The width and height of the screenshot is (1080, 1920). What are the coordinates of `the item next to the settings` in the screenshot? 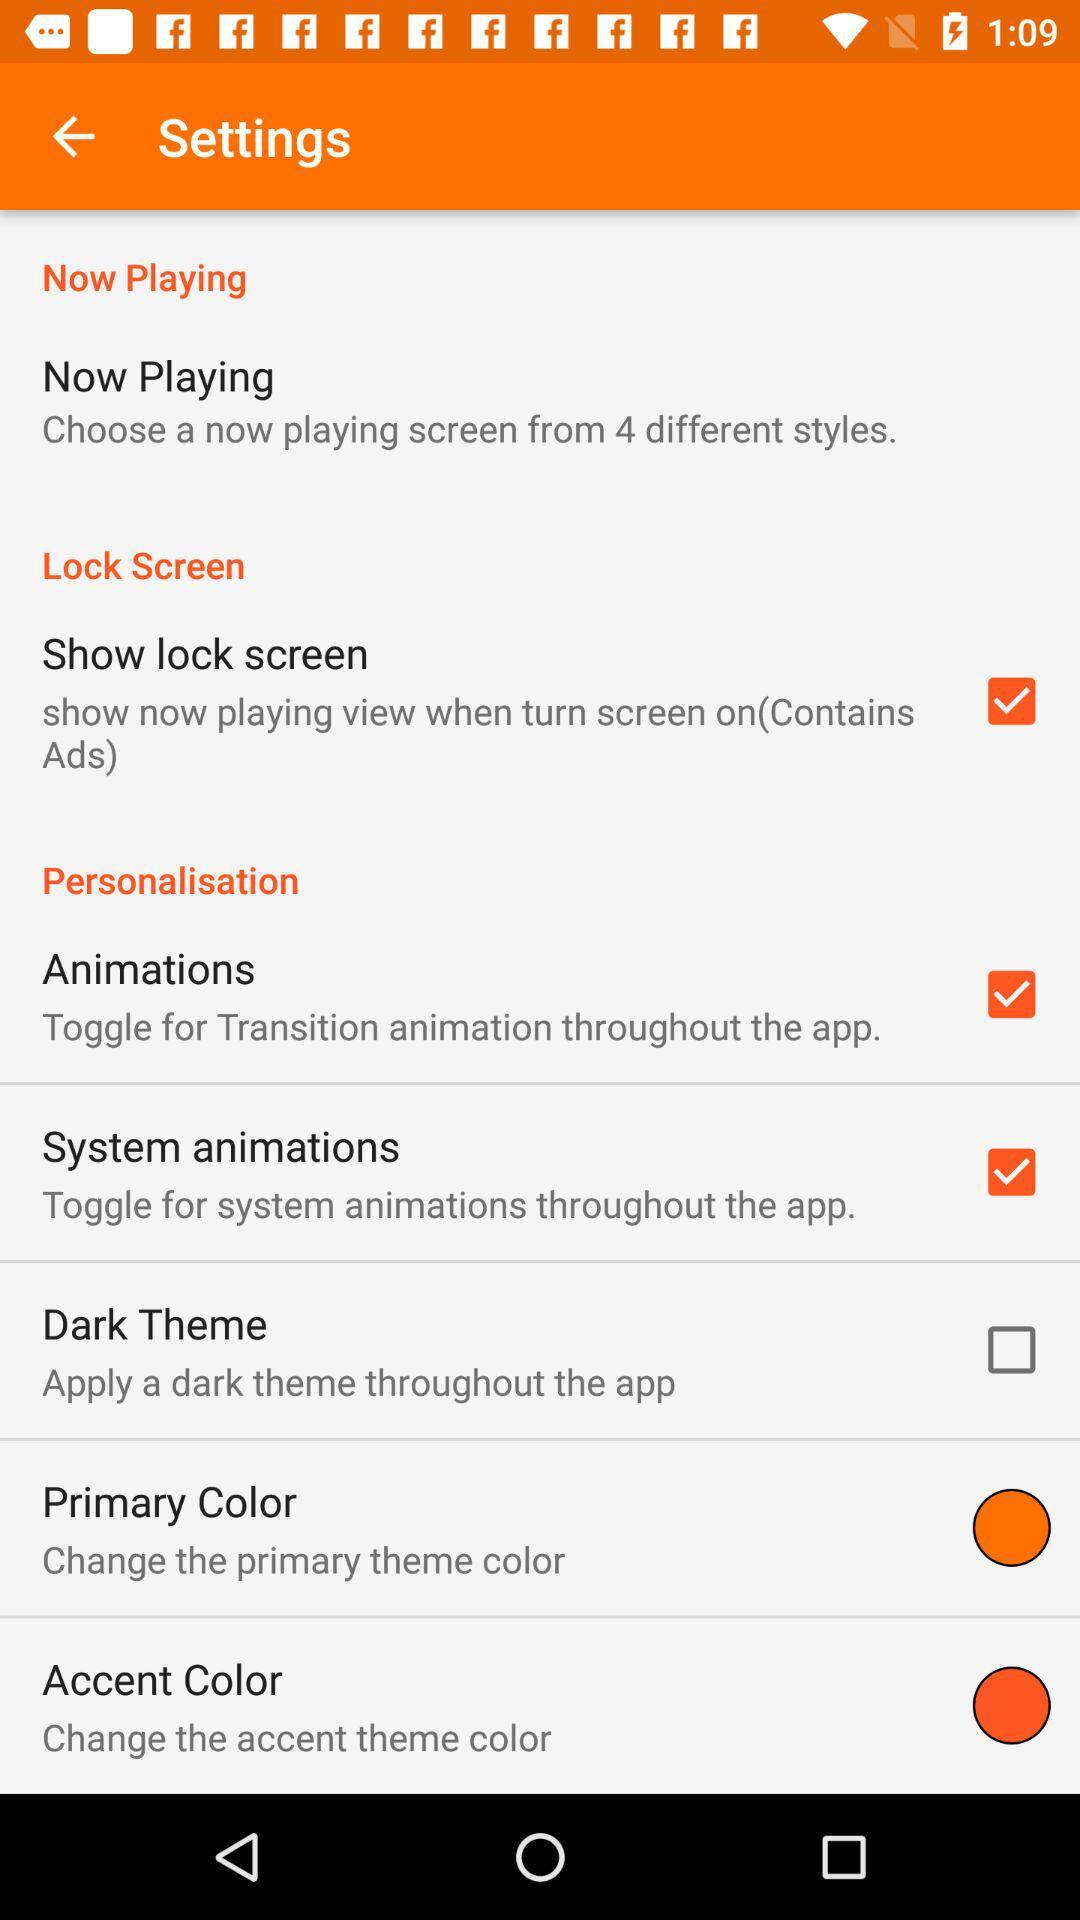 It's located at (72, 135).